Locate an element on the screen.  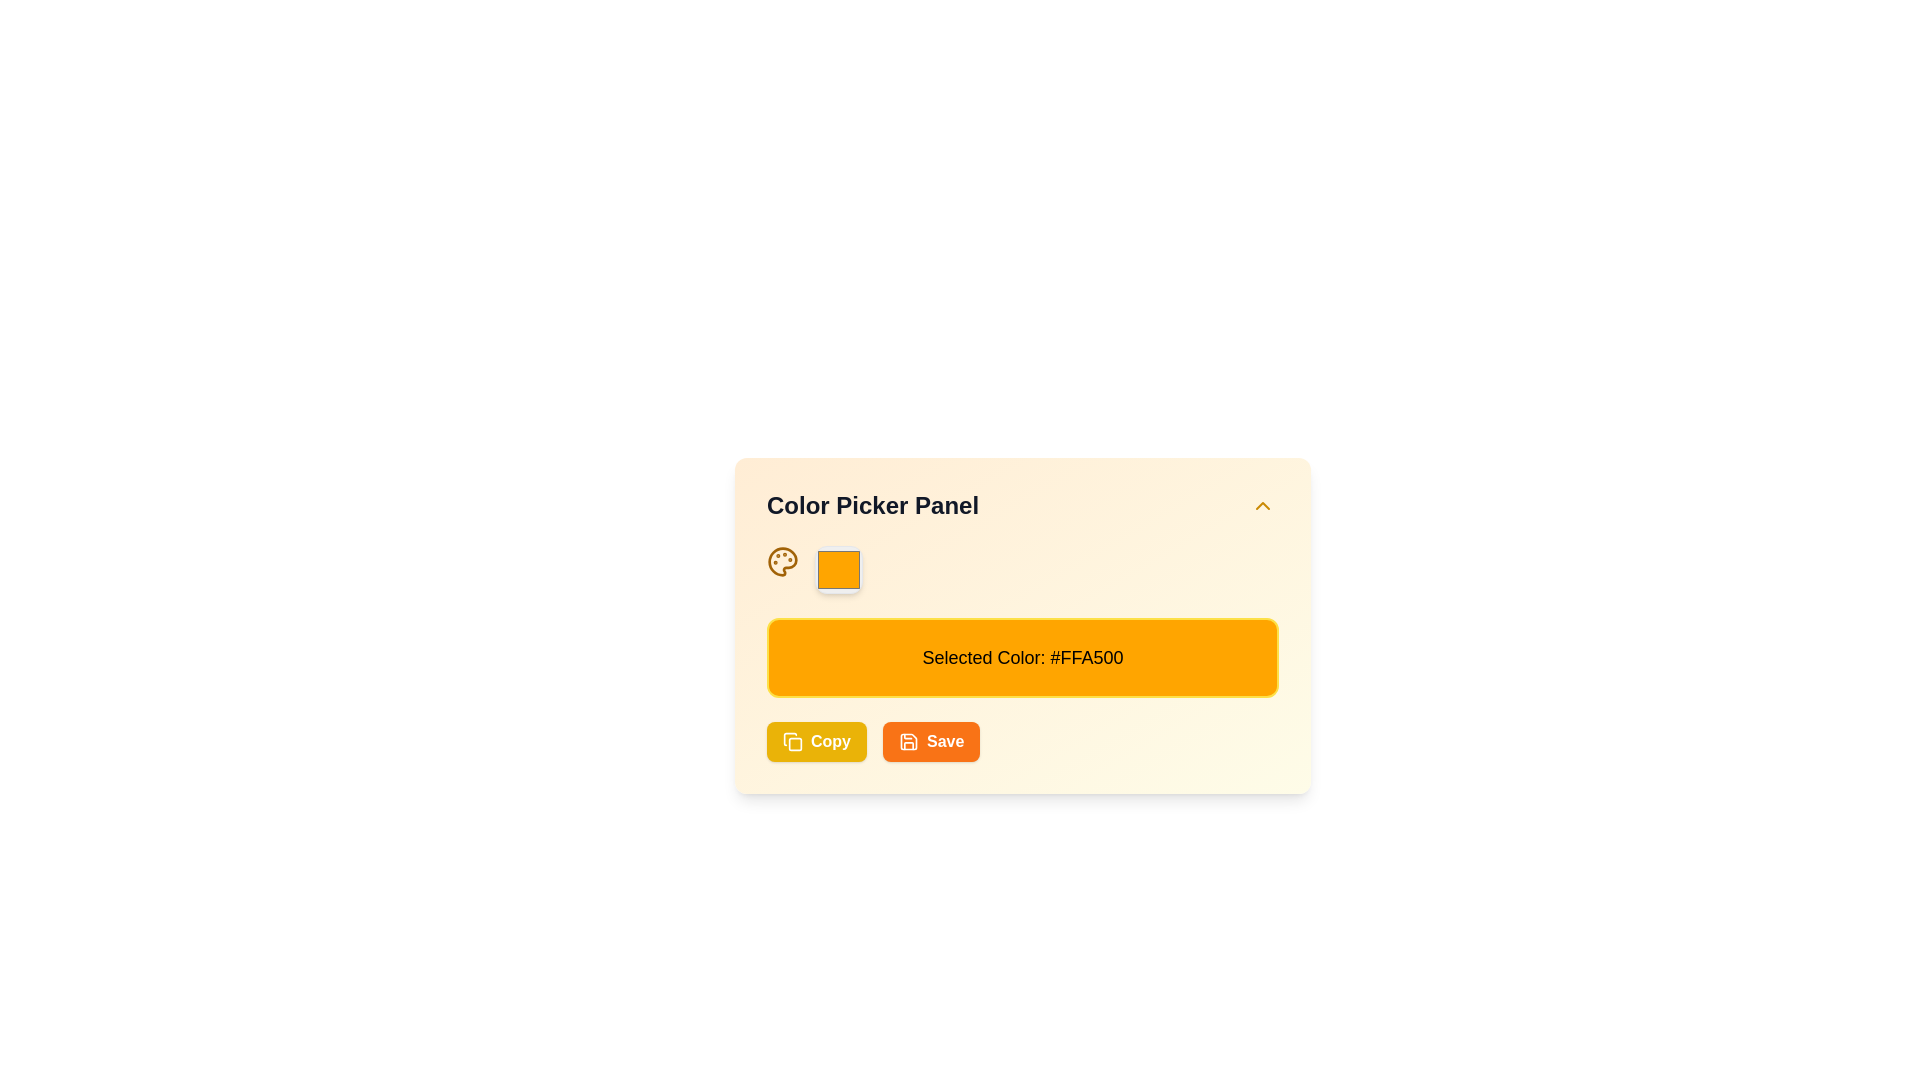
the 'Copy' button located at the bottom-left side of the panel, which features bold white text on a yellow background and is part of a button group with an icon to its left is located at coordinates (830, 741).